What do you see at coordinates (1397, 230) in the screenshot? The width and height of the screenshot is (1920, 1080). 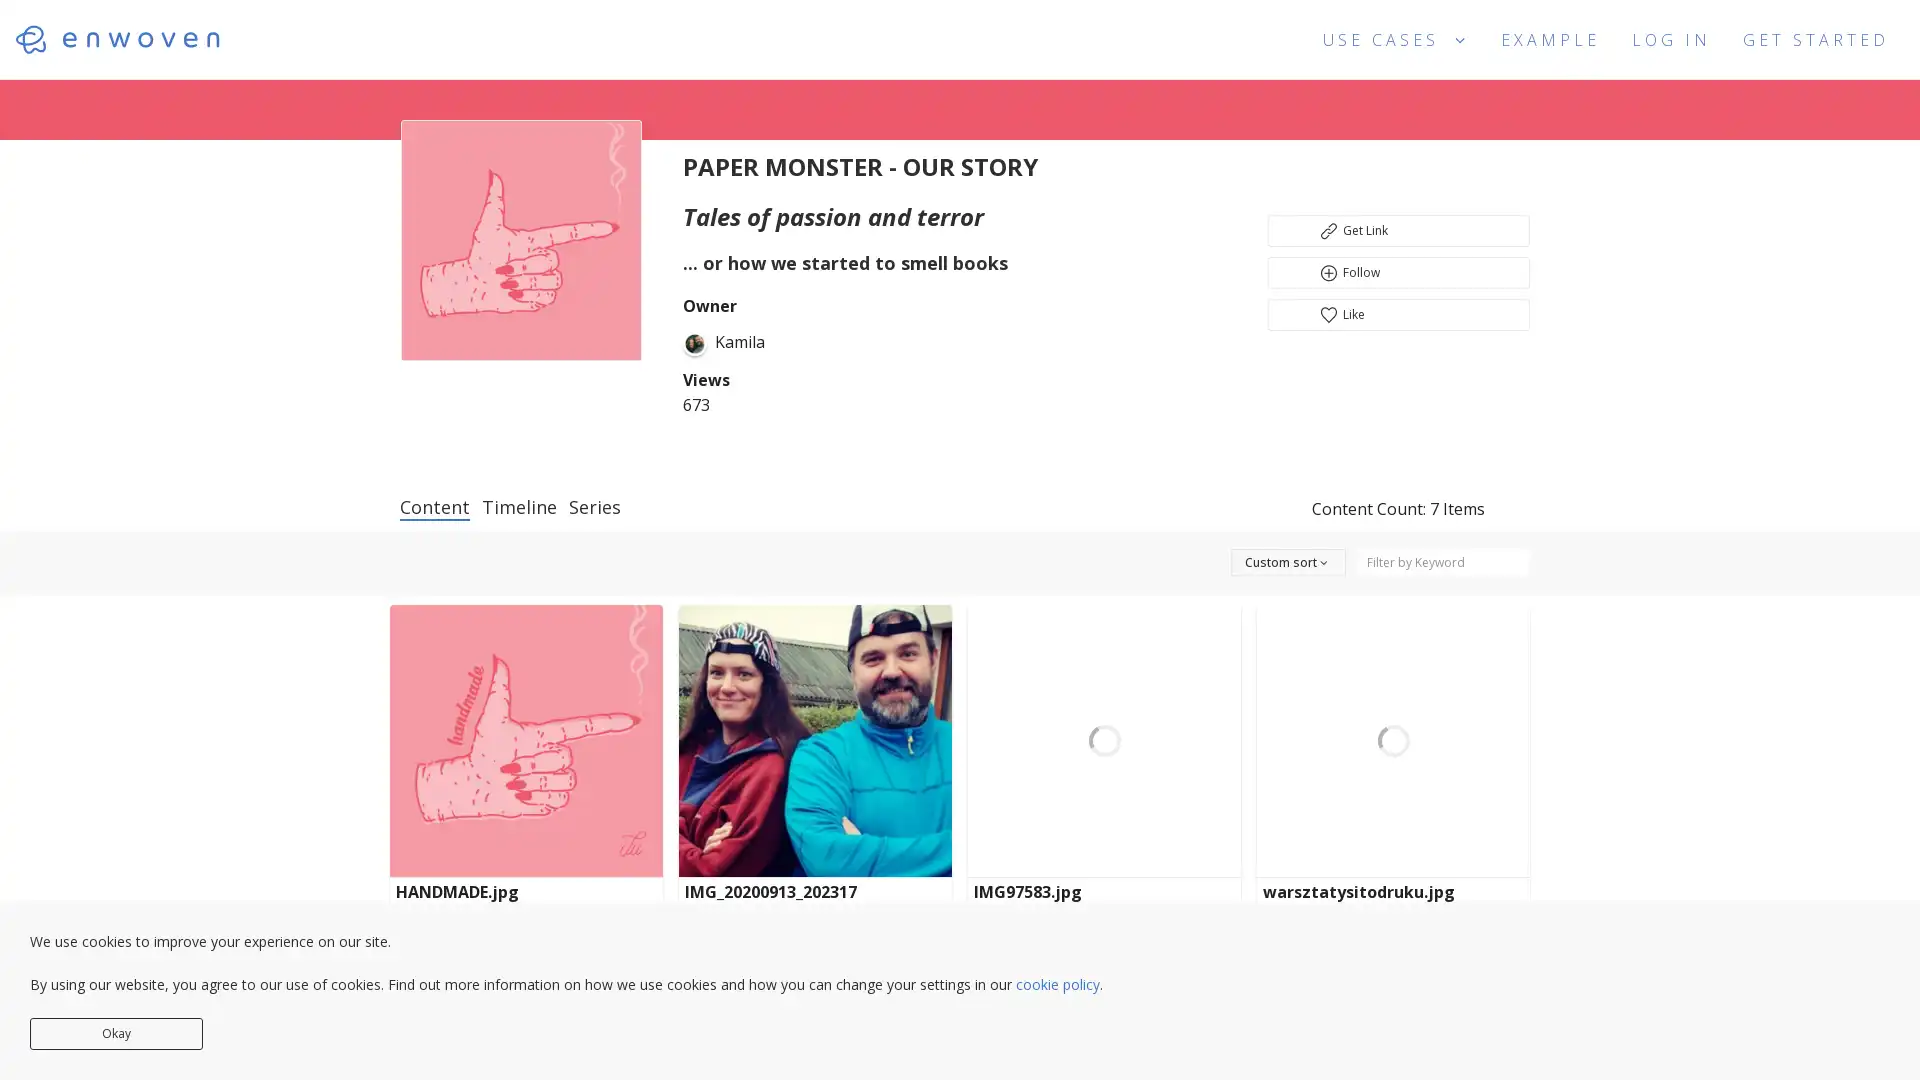 I see `Get Link` at bounding box center [1397, 230].